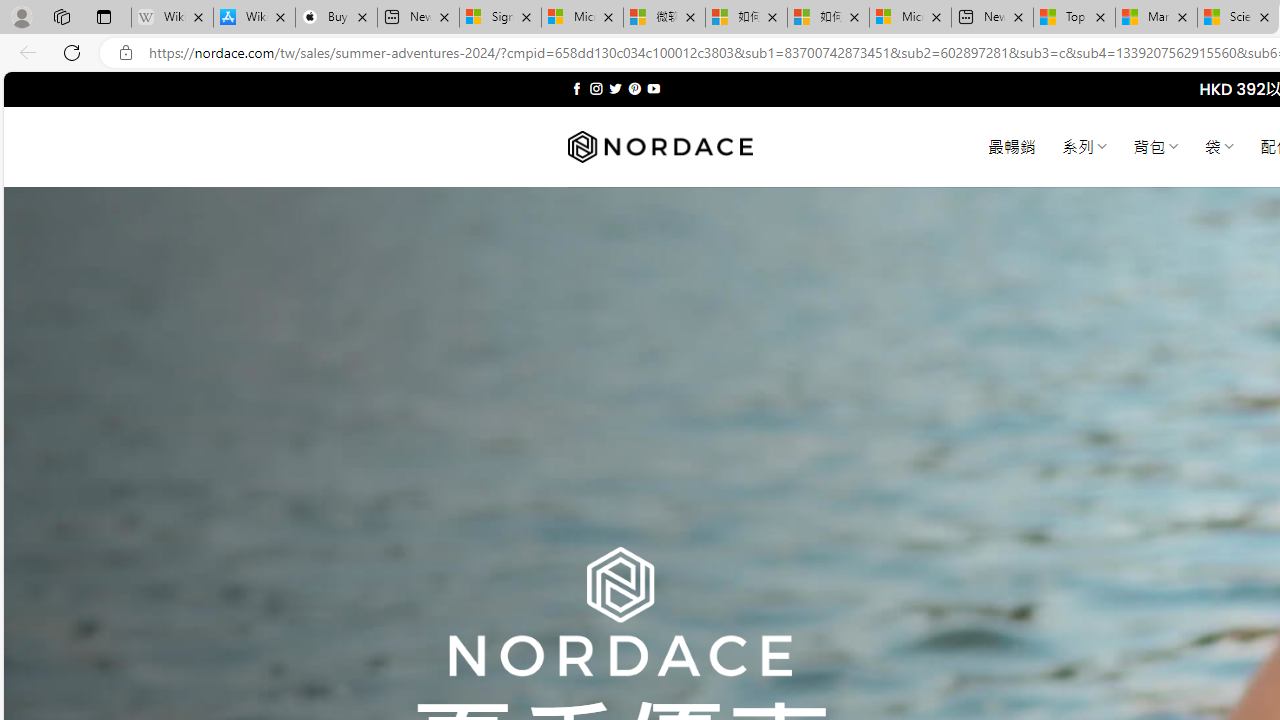 Image resolution: width=1280 pixels, height=720 pixels. I want to click on 'Refresh', so click(72, 51).